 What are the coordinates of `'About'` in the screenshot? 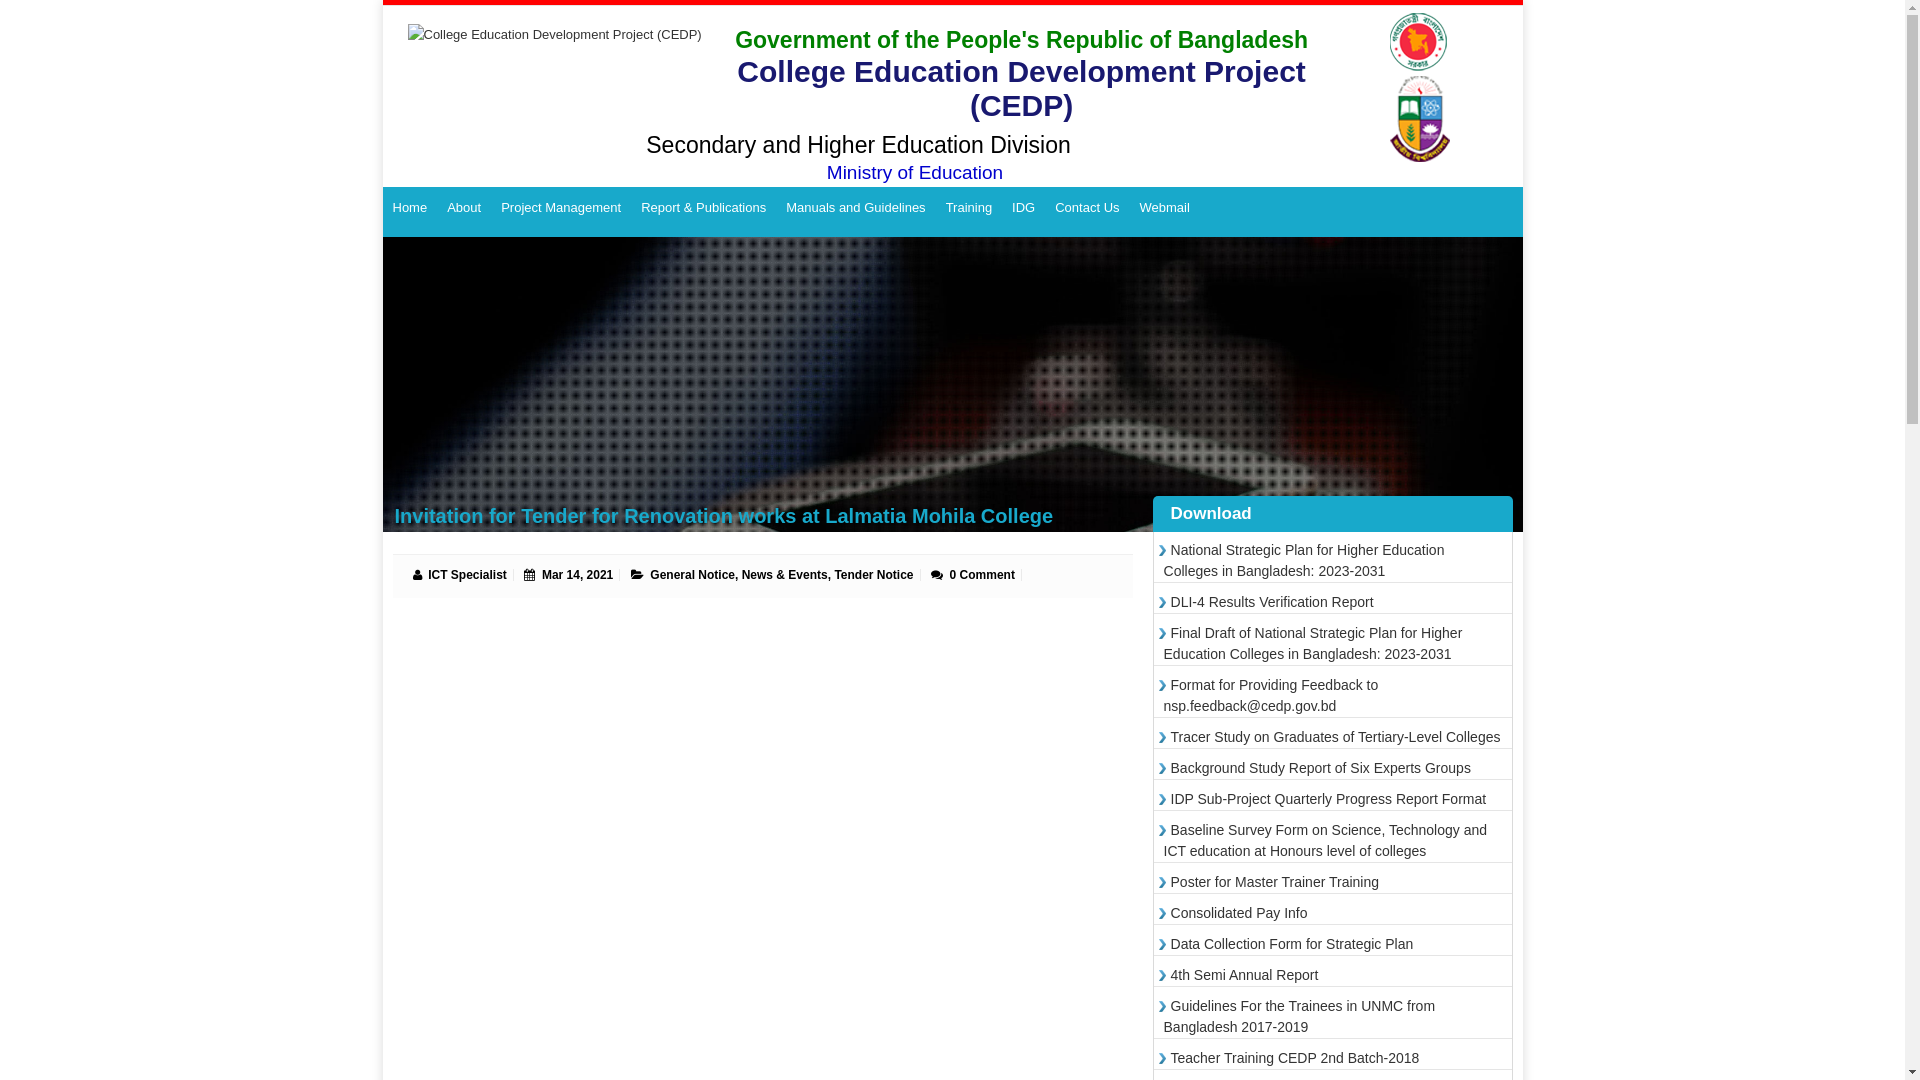 It's located at (435, 208).